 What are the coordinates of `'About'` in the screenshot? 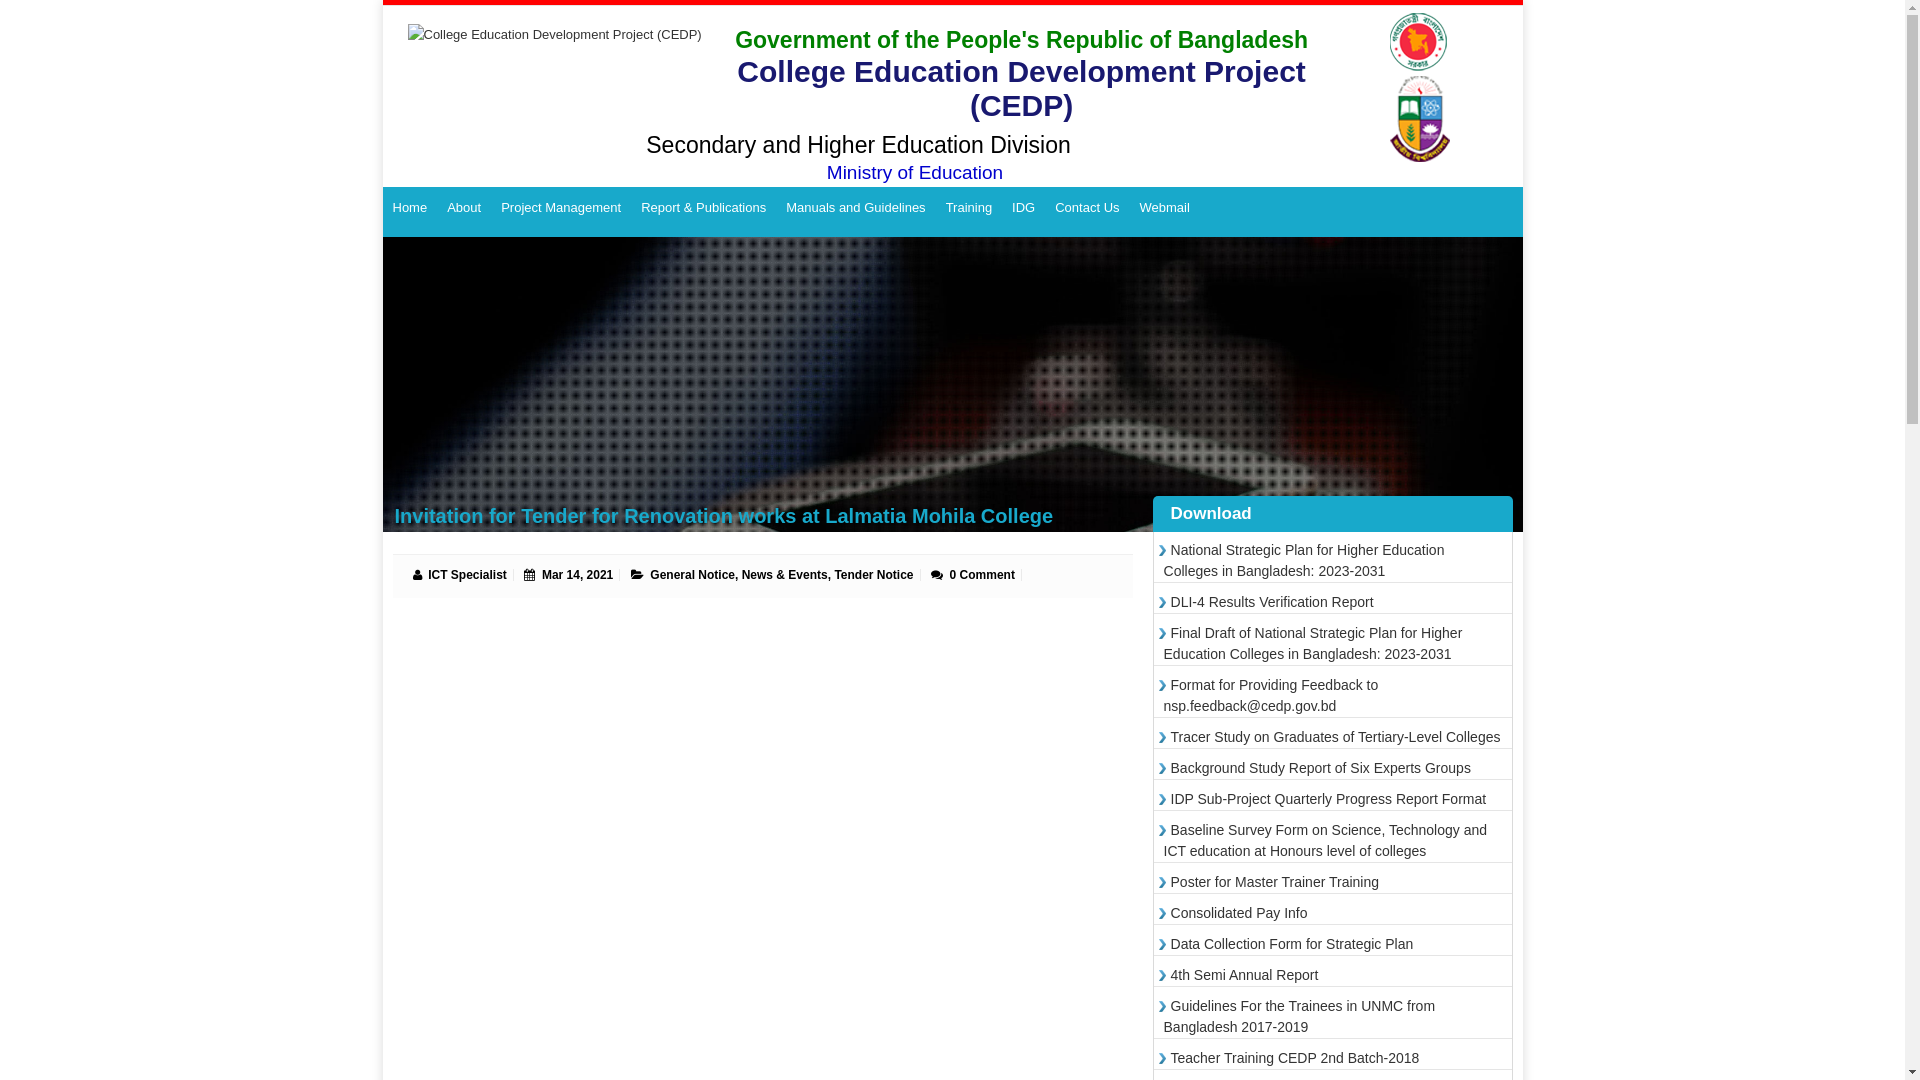 It's located at (435, 208).